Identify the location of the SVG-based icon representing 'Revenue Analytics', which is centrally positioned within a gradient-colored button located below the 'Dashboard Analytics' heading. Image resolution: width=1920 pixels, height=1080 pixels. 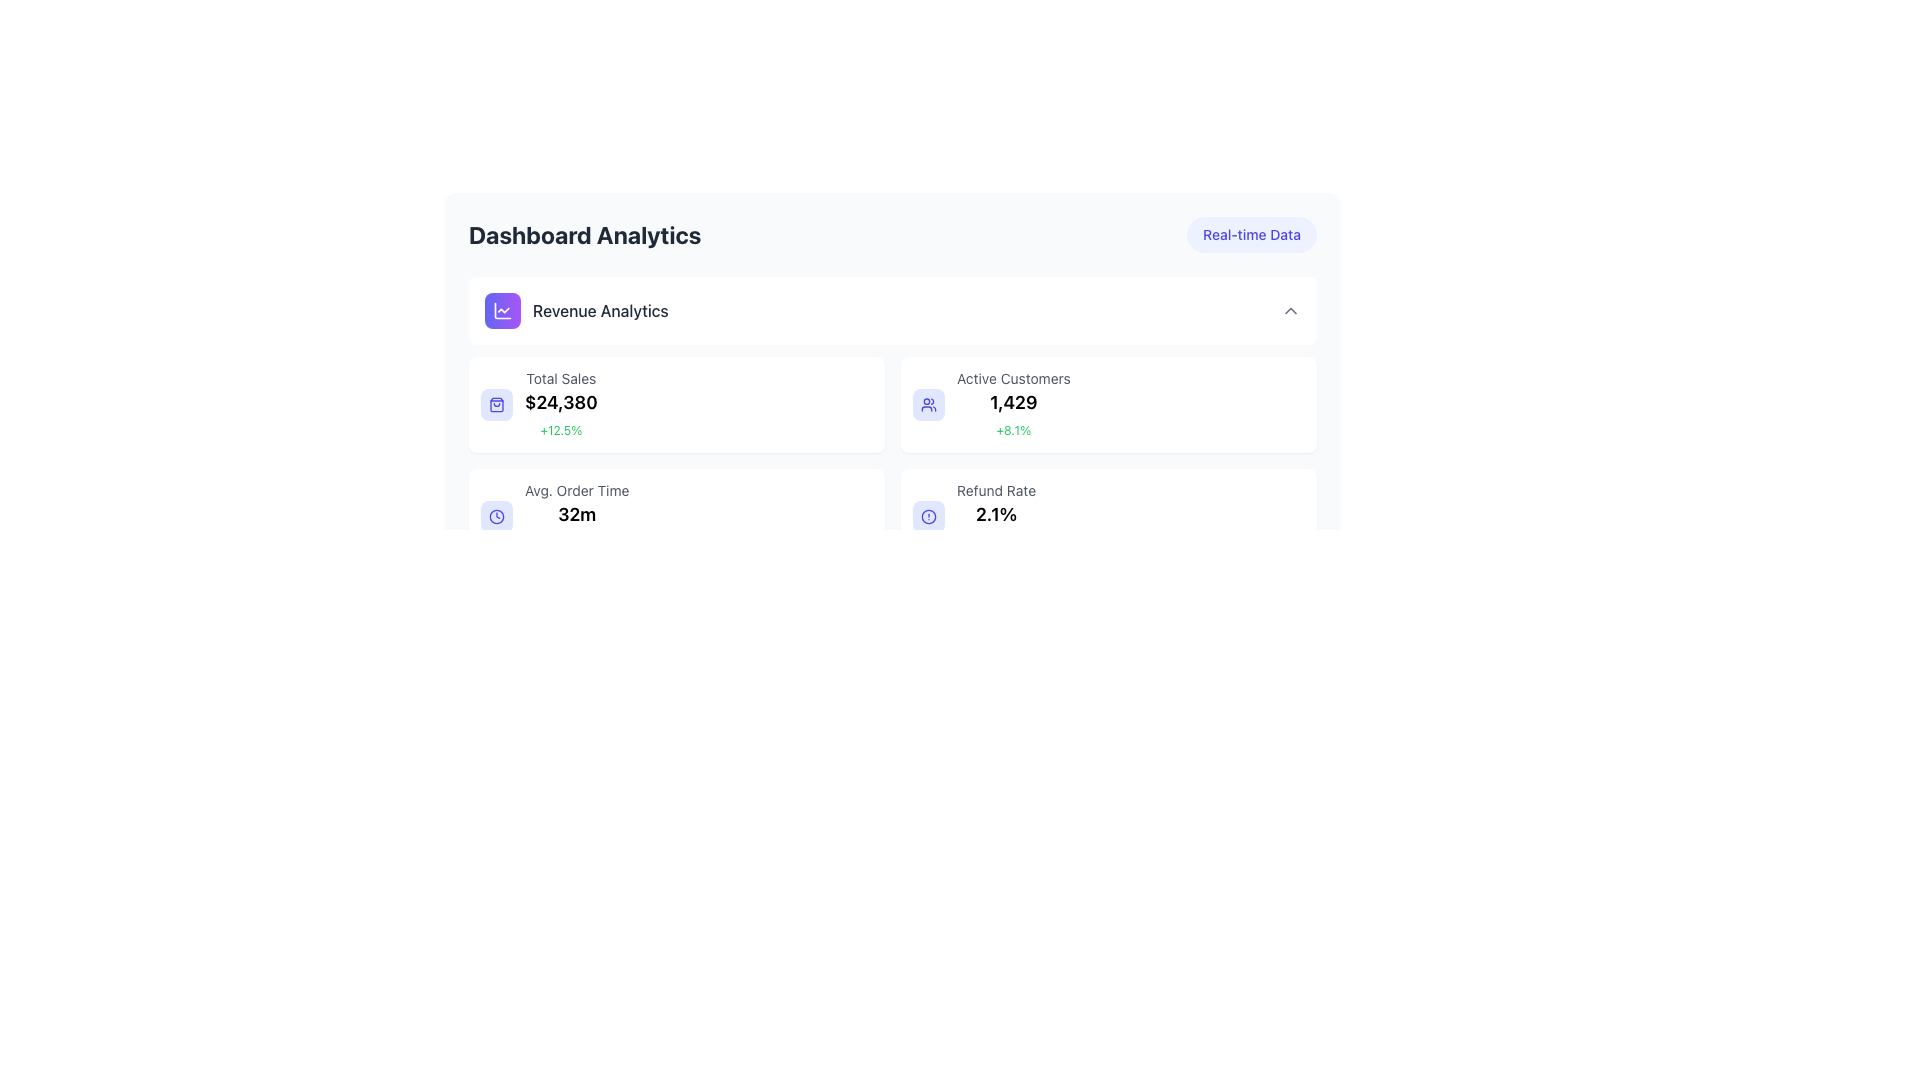
(503, 311).